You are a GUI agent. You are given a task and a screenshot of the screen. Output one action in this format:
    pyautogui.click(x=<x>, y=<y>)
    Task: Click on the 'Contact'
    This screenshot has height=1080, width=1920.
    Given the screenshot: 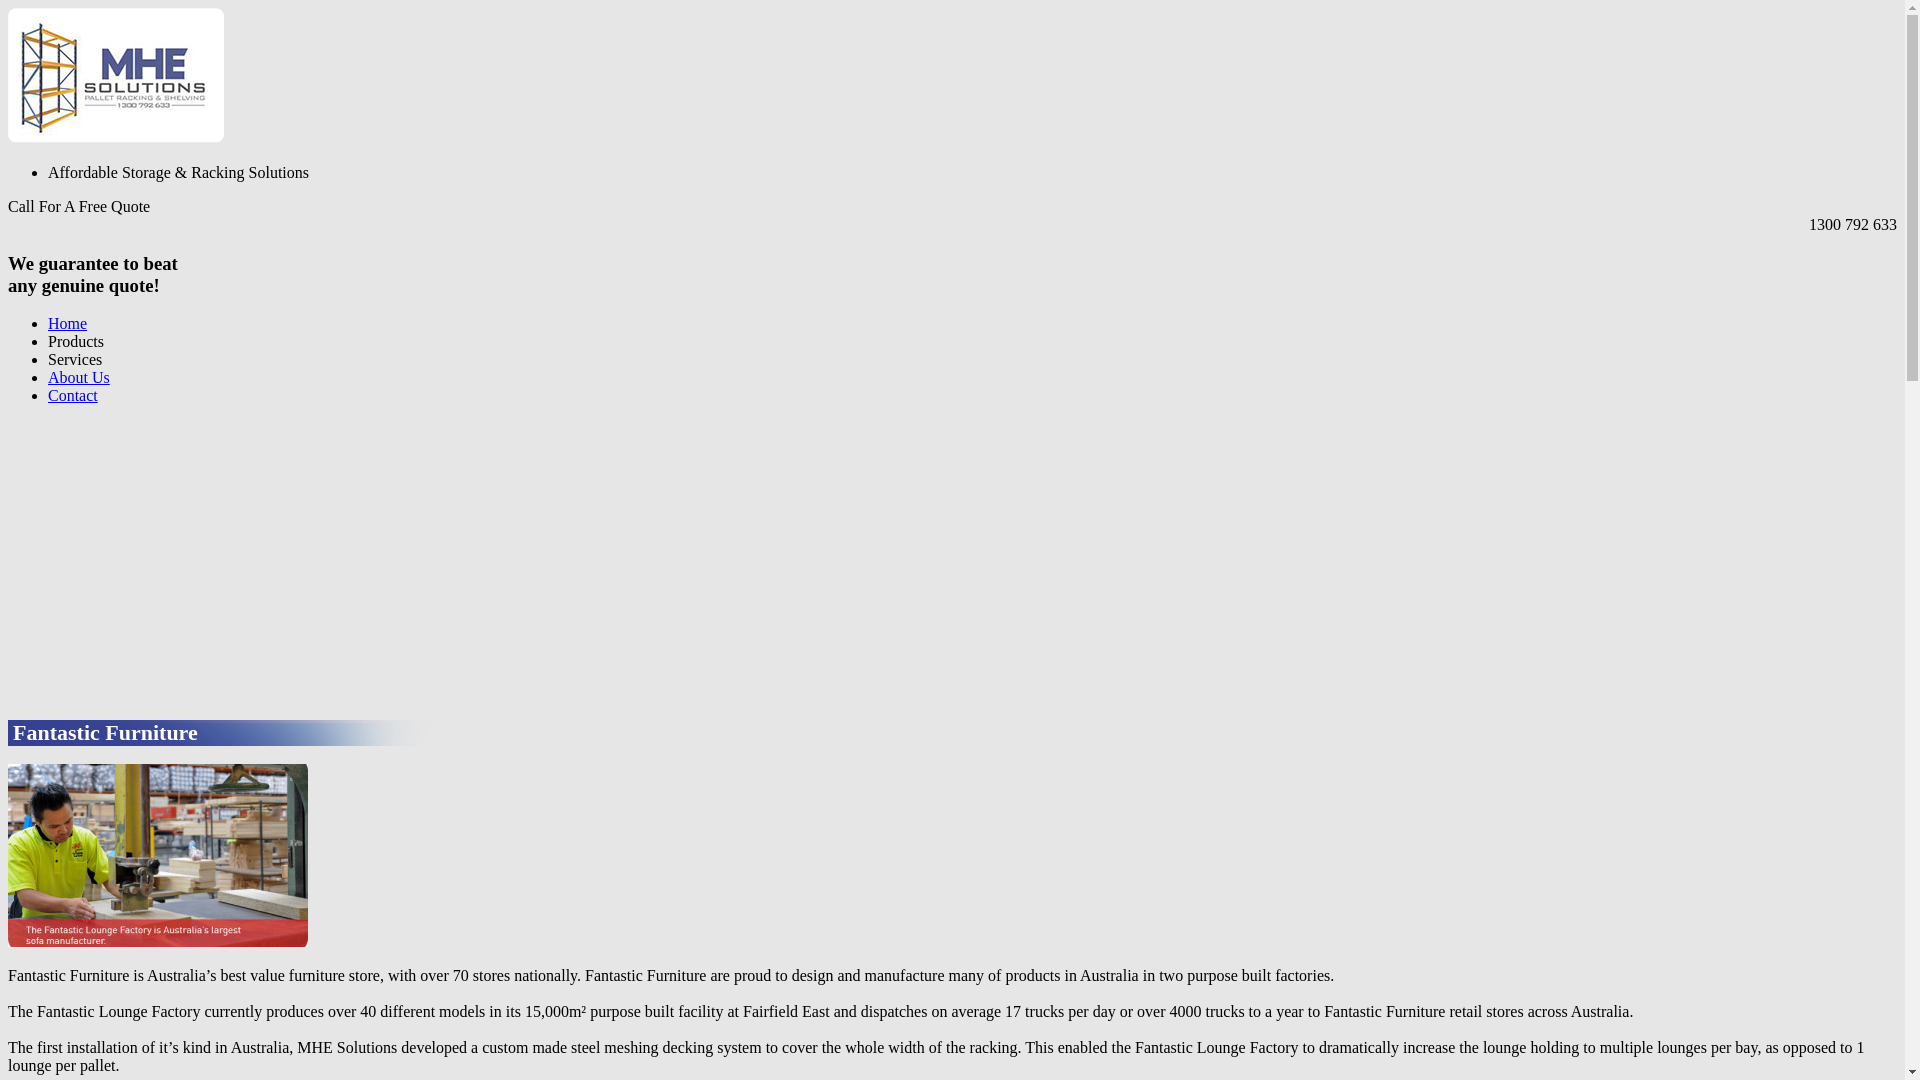 What is the action you would take?
    pyautogui.click(x=48, y=395)
    